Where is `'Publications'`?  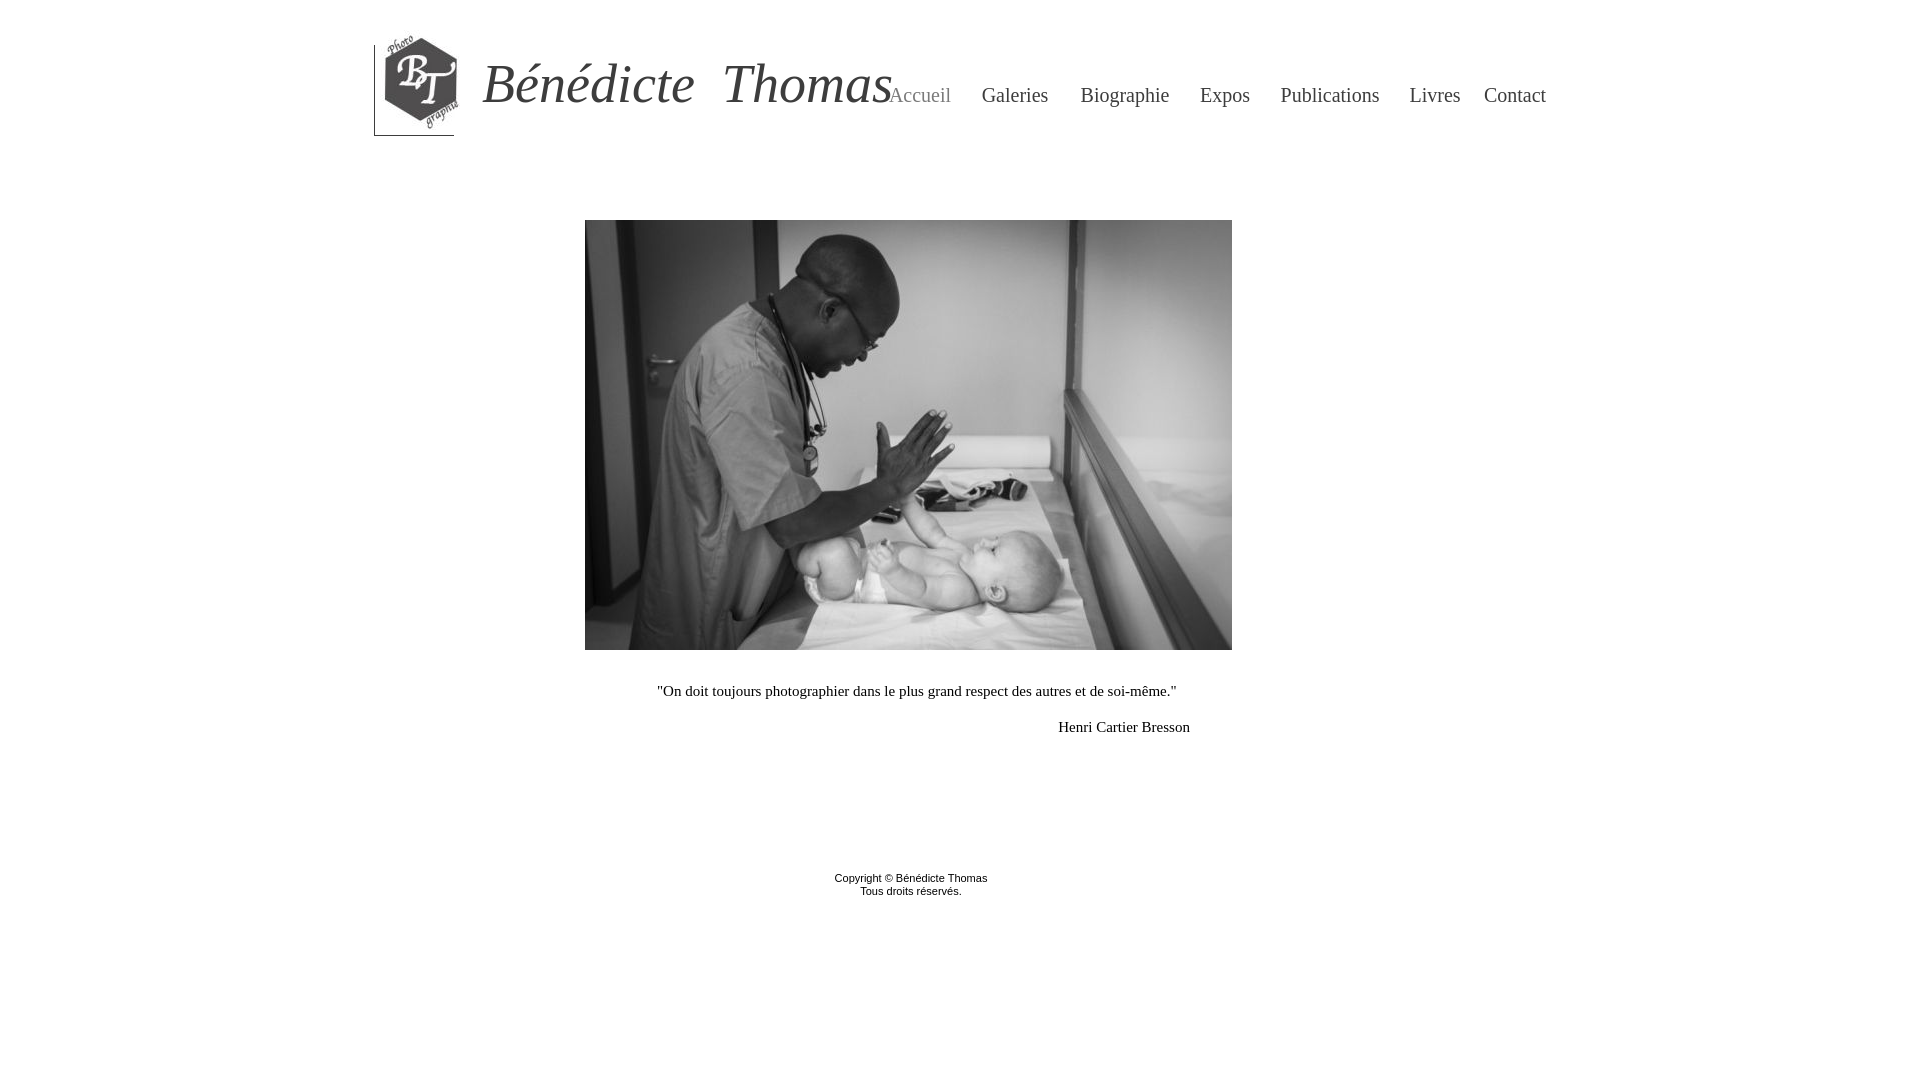
'Publications' is located at coordinates (1330, 95).